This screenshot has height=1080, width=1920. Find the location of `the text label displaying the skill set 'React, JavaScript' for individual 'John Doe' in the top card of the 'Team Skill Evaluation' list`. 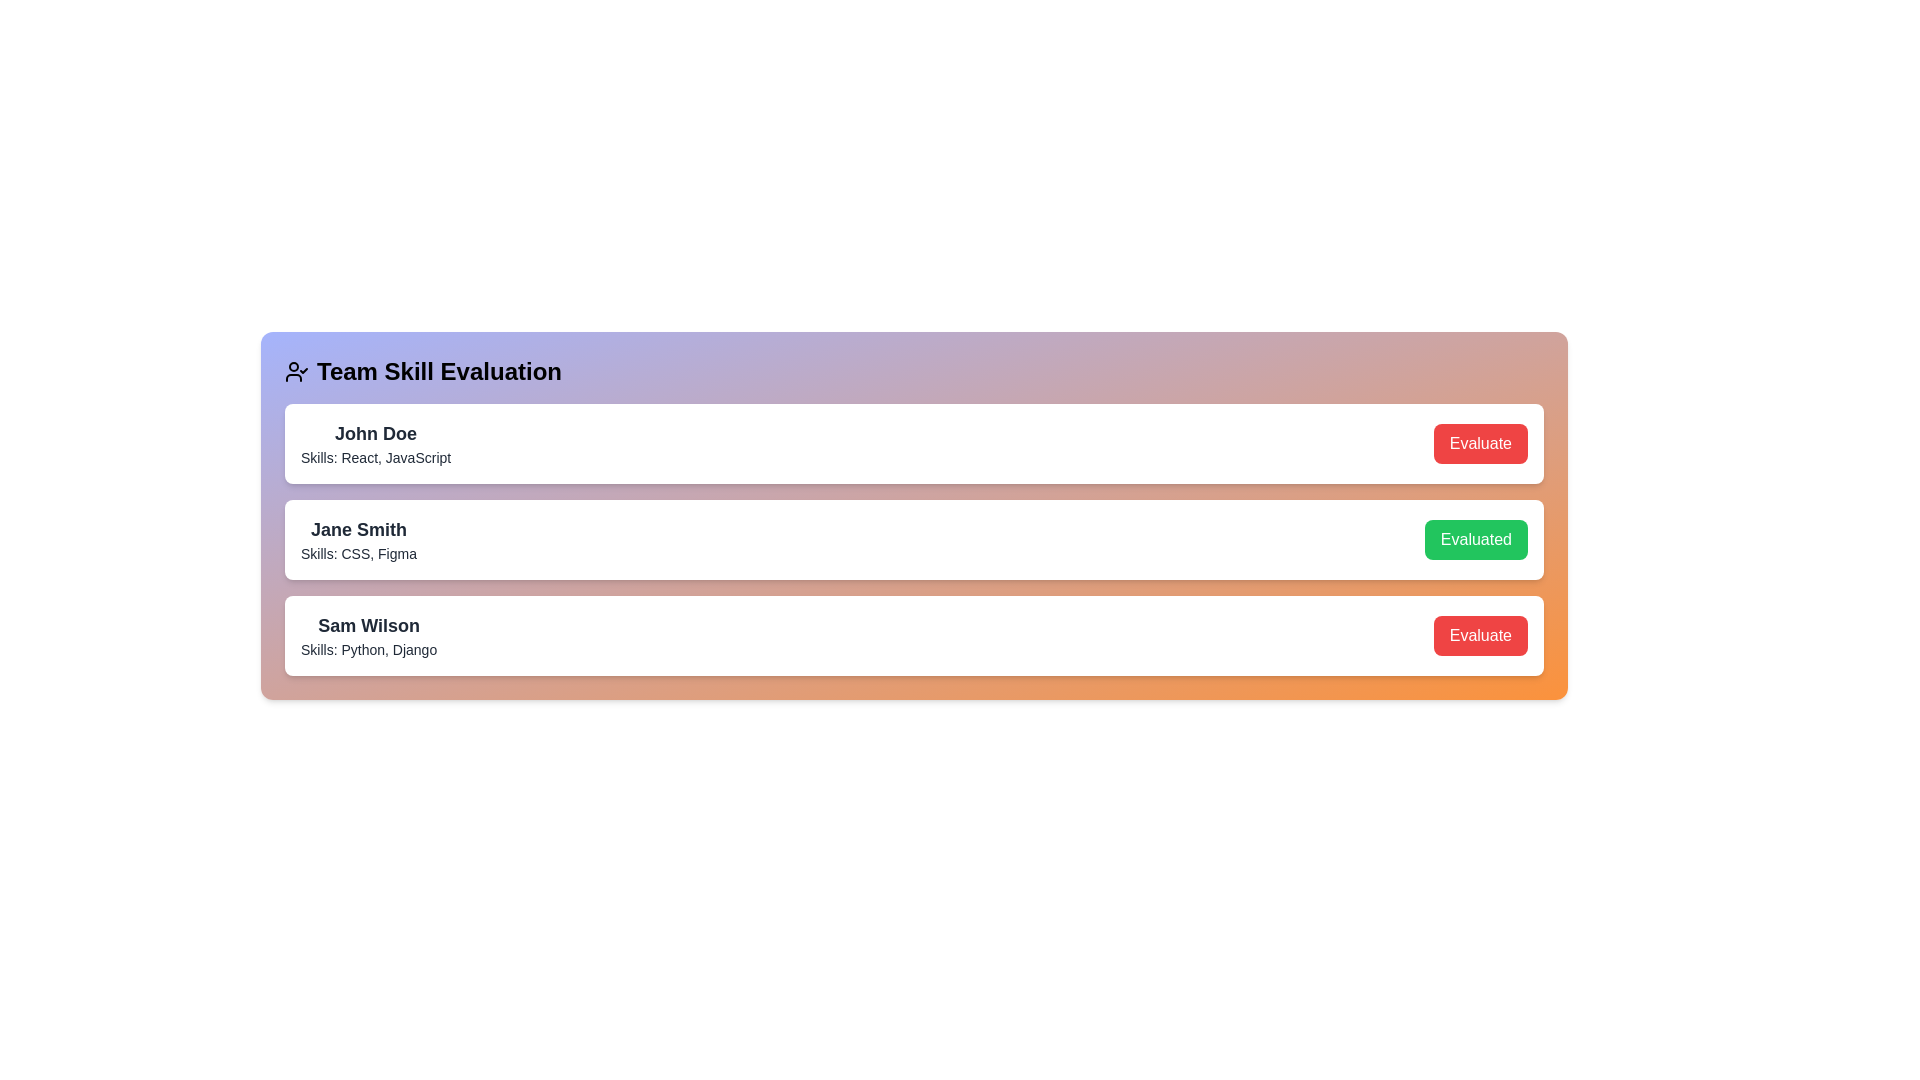

the text label displaying the skill set 'React, JavaScript' for individual 'John Doe' in the top card of the 'Team Skill Evaluation' list is located at coordinates (376, 458).